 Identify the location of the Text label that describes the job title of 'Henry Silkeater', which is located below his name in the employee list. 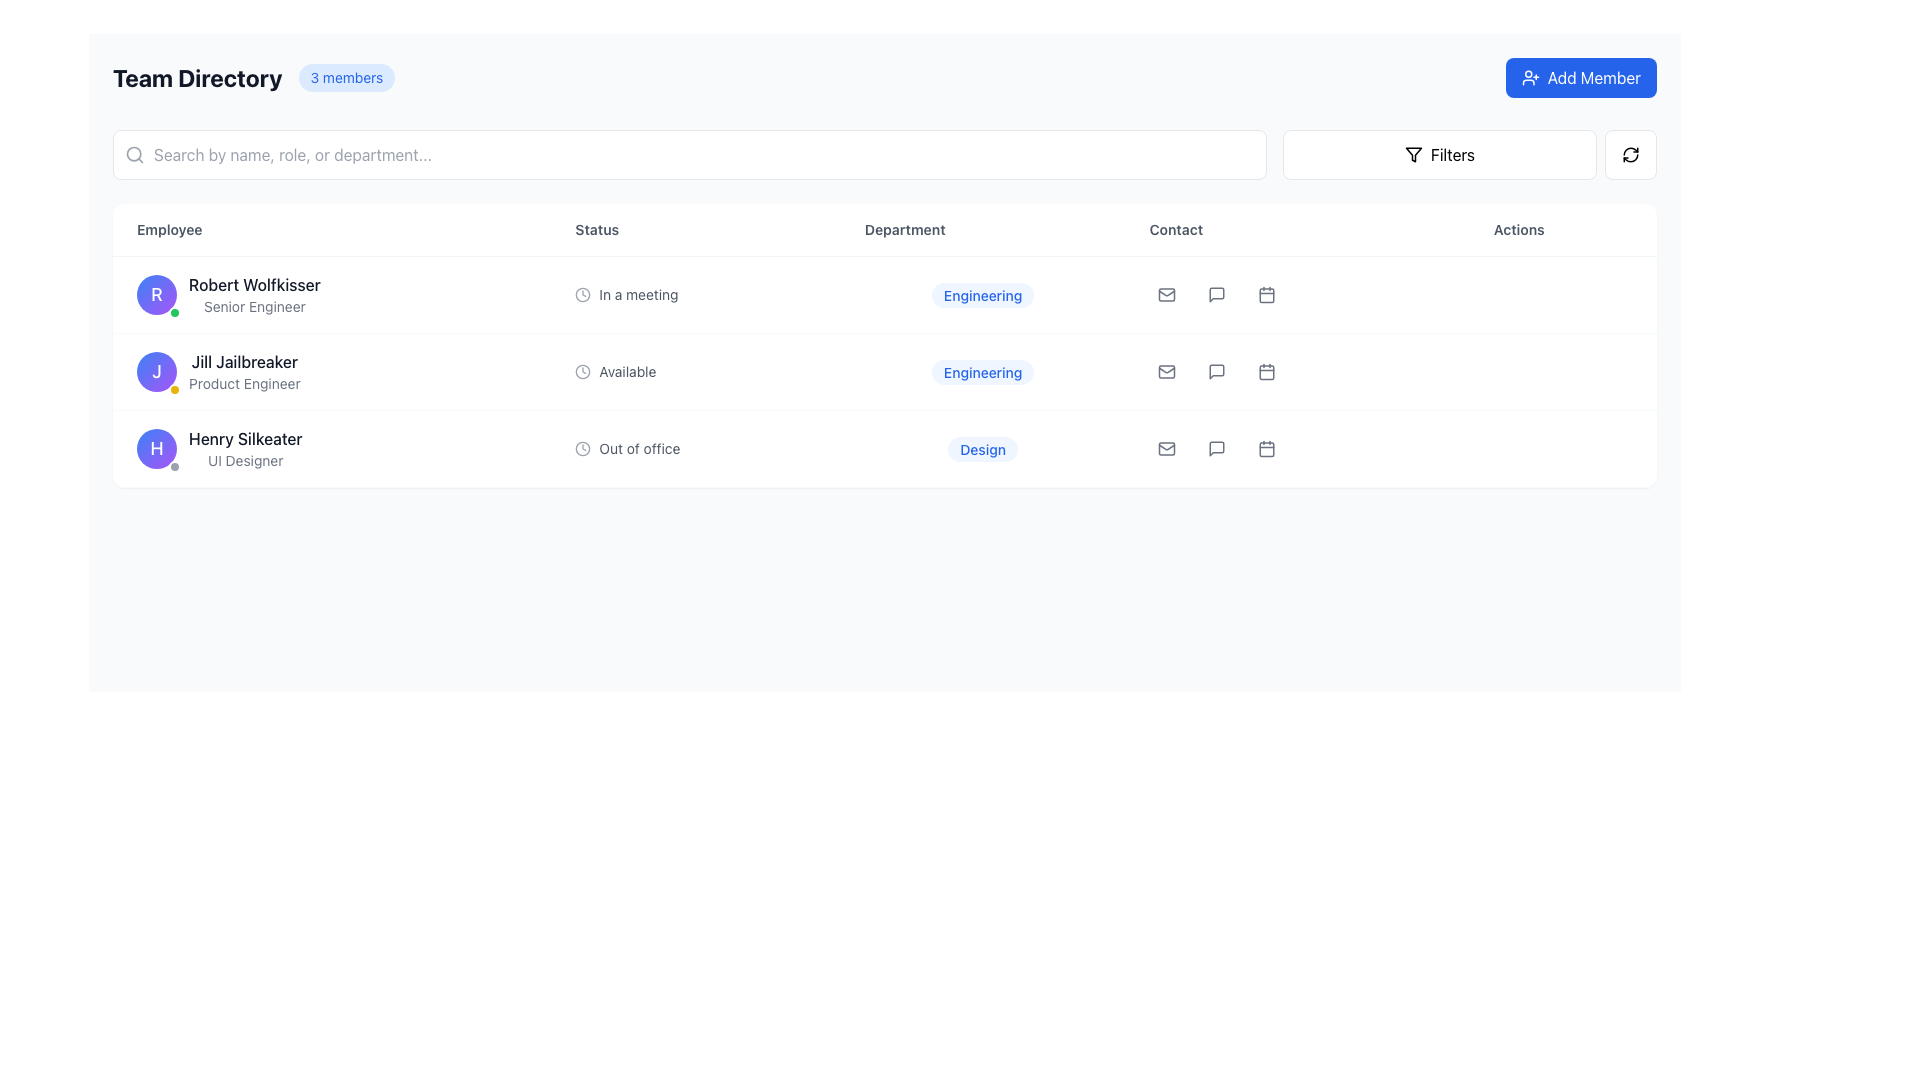
(244, 461).